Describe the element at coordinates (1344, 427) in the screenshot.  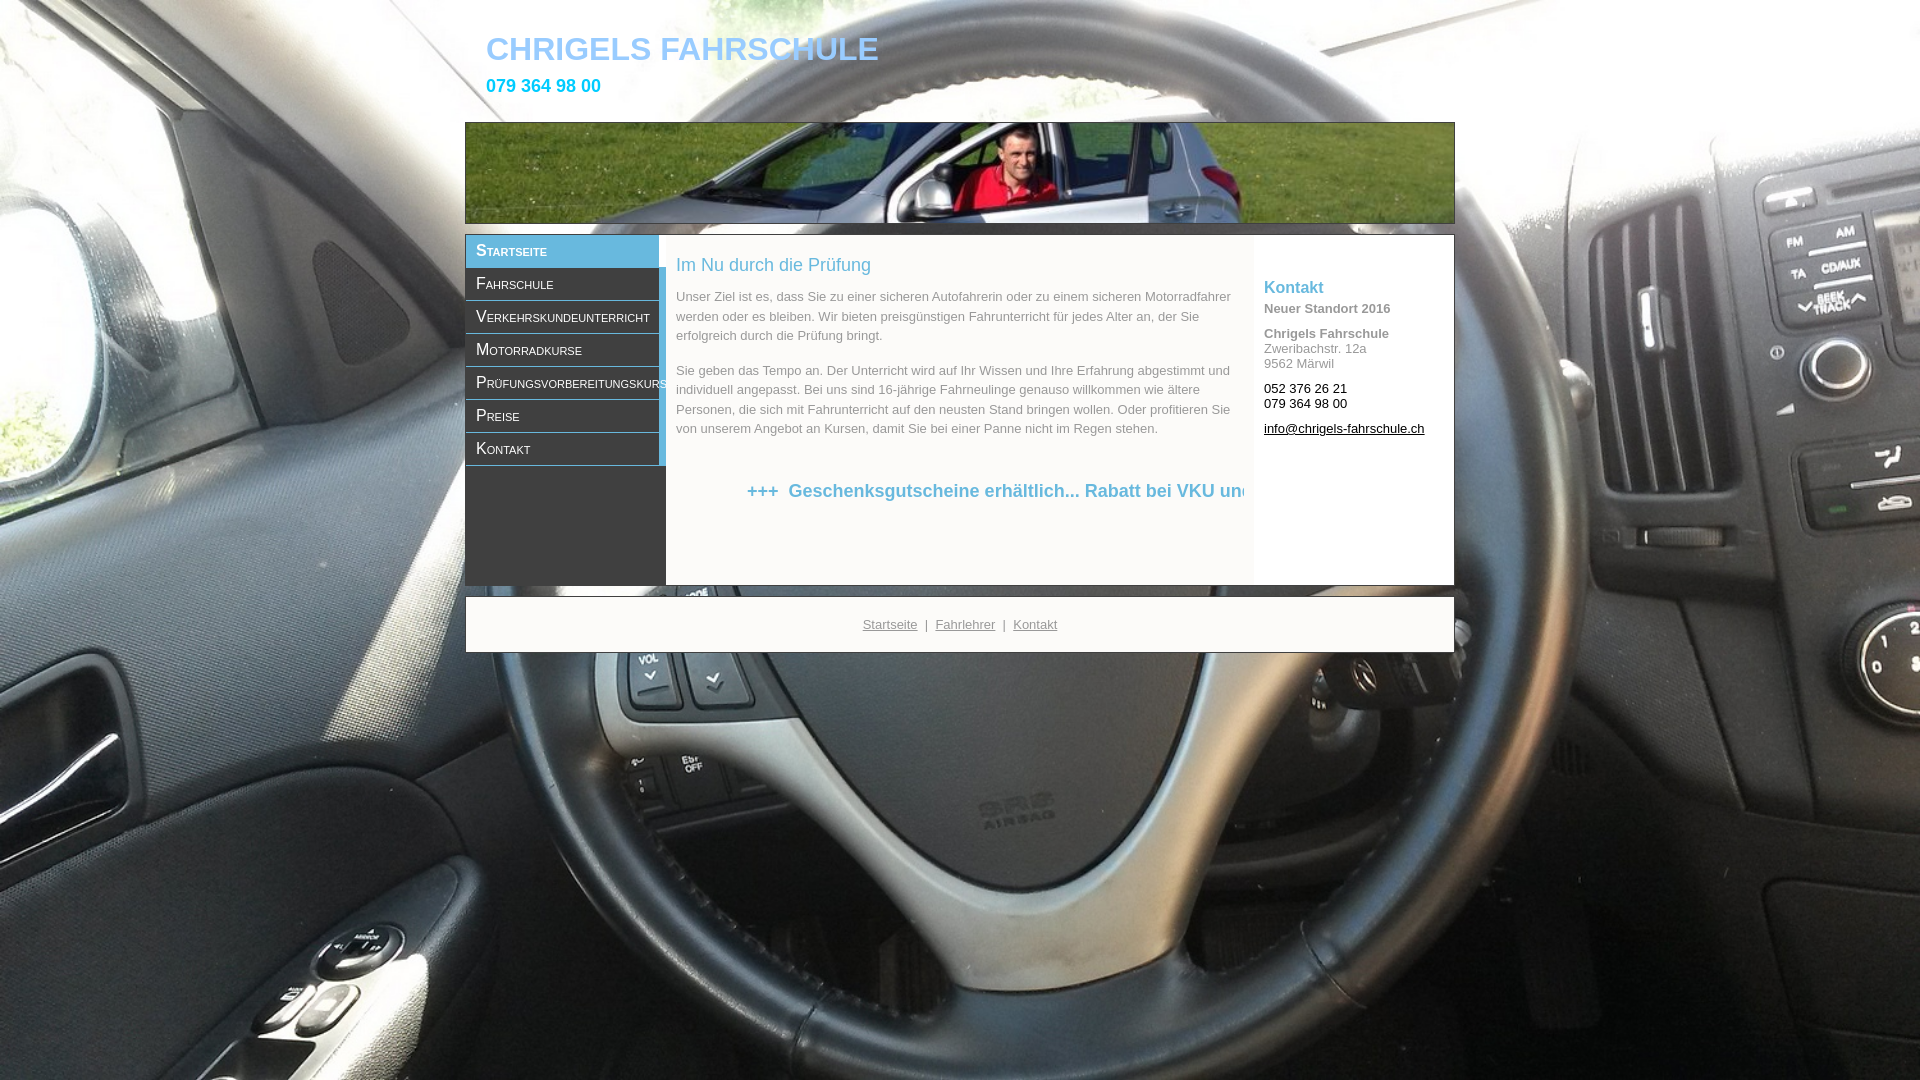
I see `'info@chrigels-fahrschule.ch'` at that location.